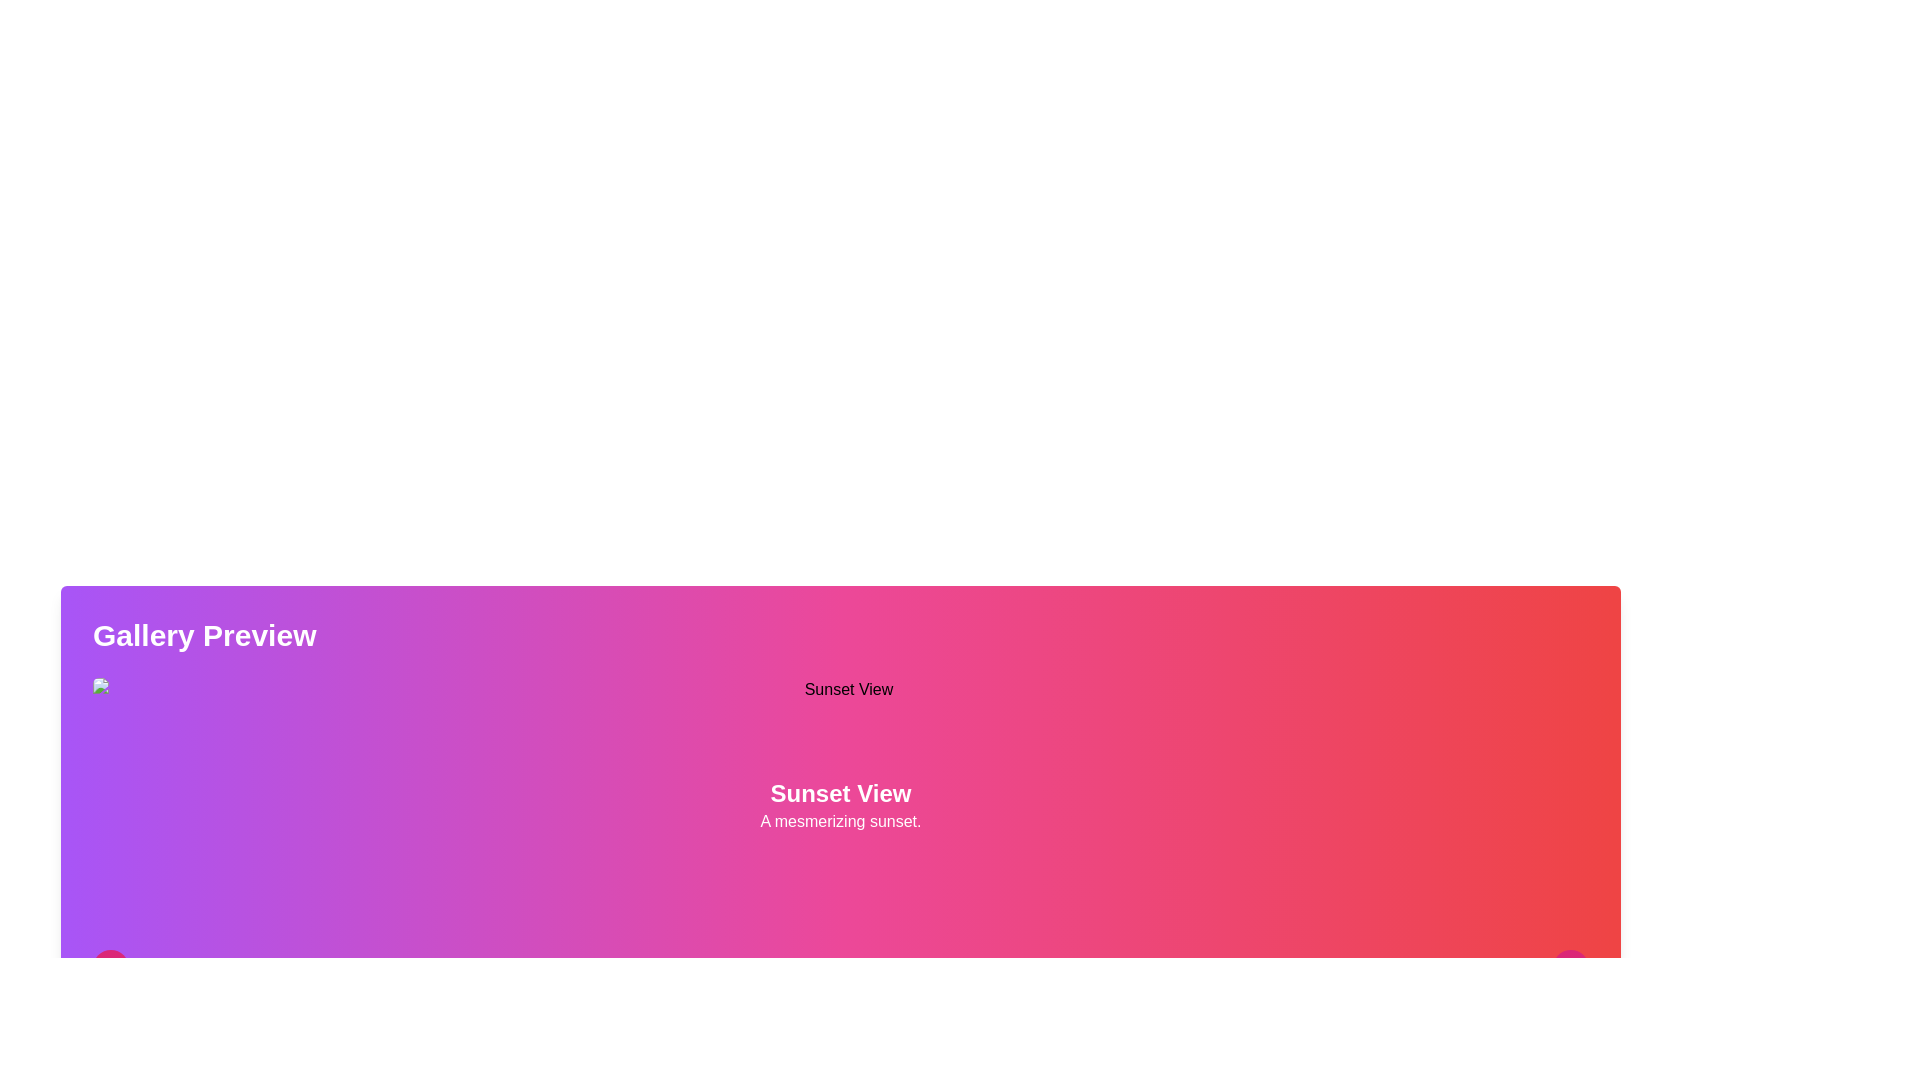  Describe the element at coordinates (109, 967) in the screenshot. I see `the leftward chevron arrow icon, which serves as a back navigation control located at the bottom-left corner of the 'Gallery Preview' area, within a circular pink button` at that location.